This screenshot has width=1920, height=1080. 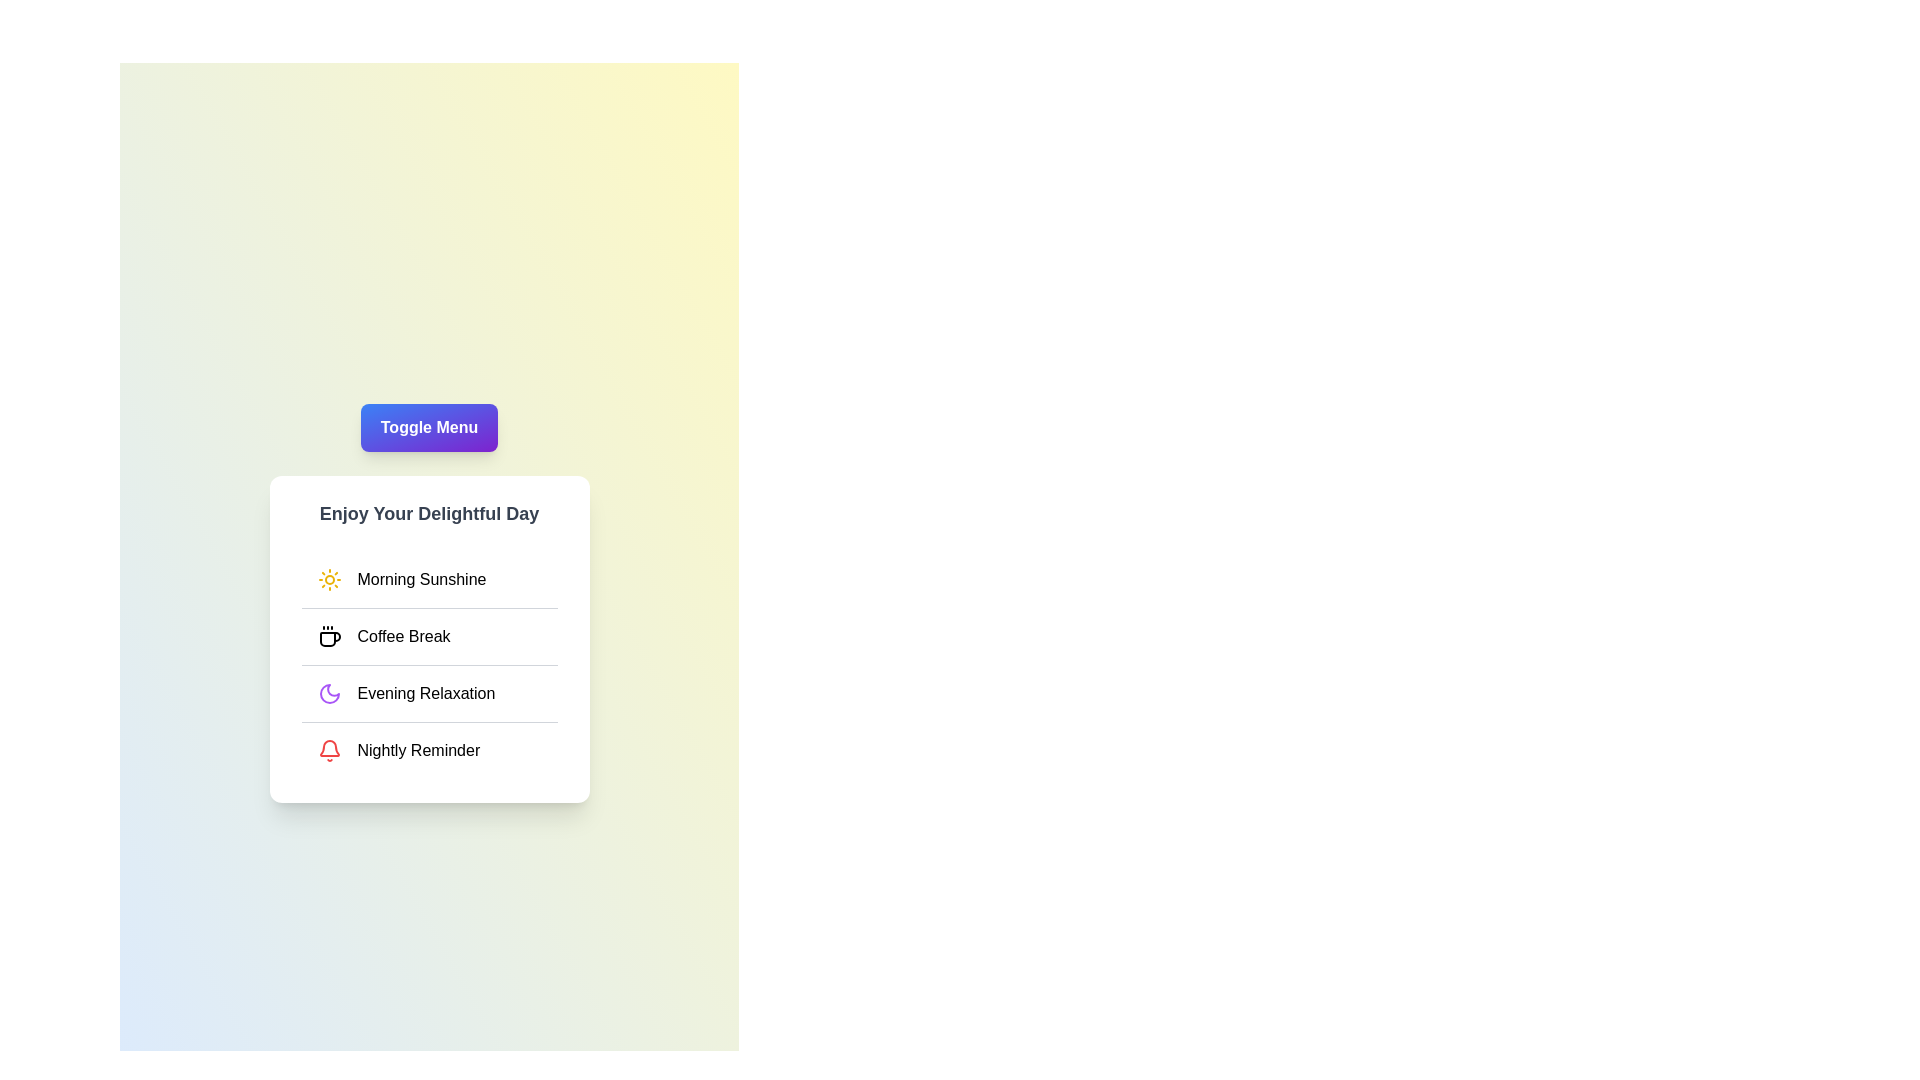 What do you see at coordinates (428, 636) in the screenshot?
I see `the menu item labeled Coffee Break` at bounding box center [428, 636].